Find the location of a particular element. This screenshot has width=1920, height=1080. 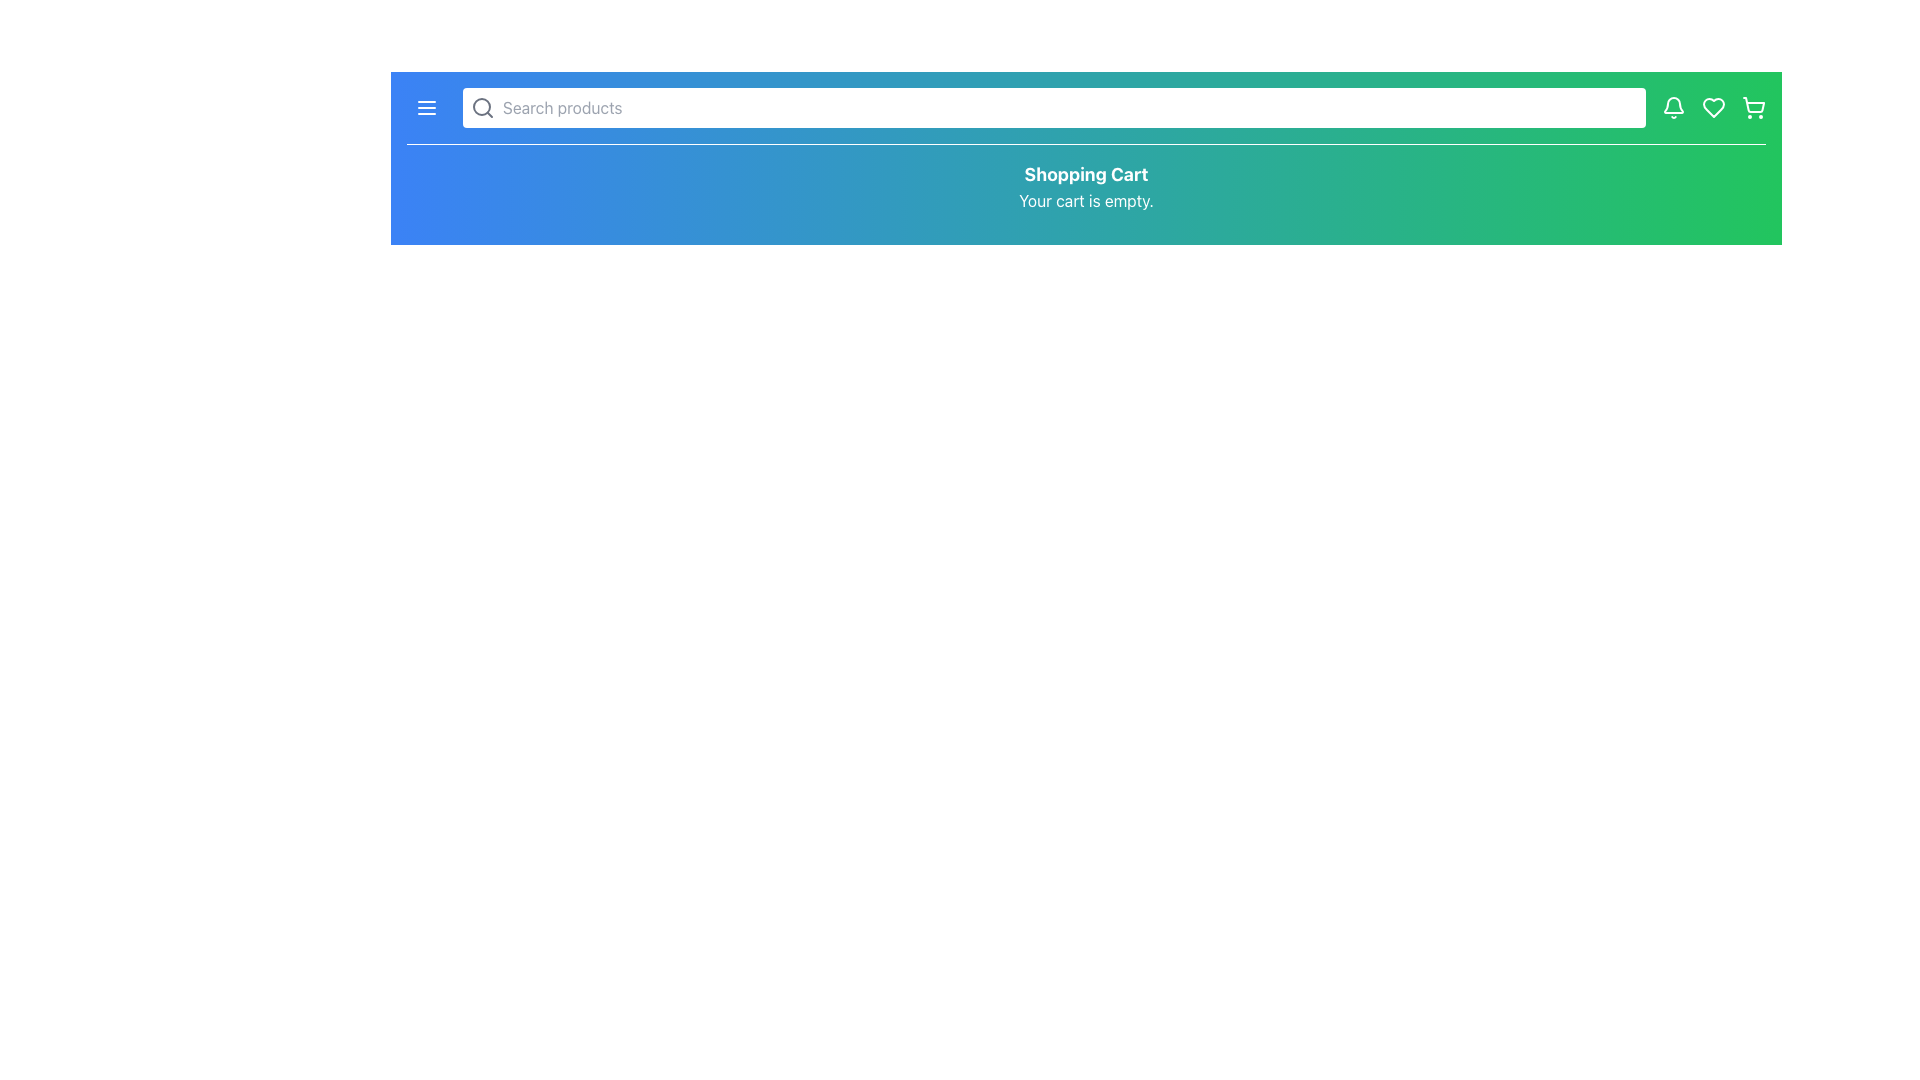

the heart-shaped icon button located in the navigation bar is located at coordinates (1712, 108).